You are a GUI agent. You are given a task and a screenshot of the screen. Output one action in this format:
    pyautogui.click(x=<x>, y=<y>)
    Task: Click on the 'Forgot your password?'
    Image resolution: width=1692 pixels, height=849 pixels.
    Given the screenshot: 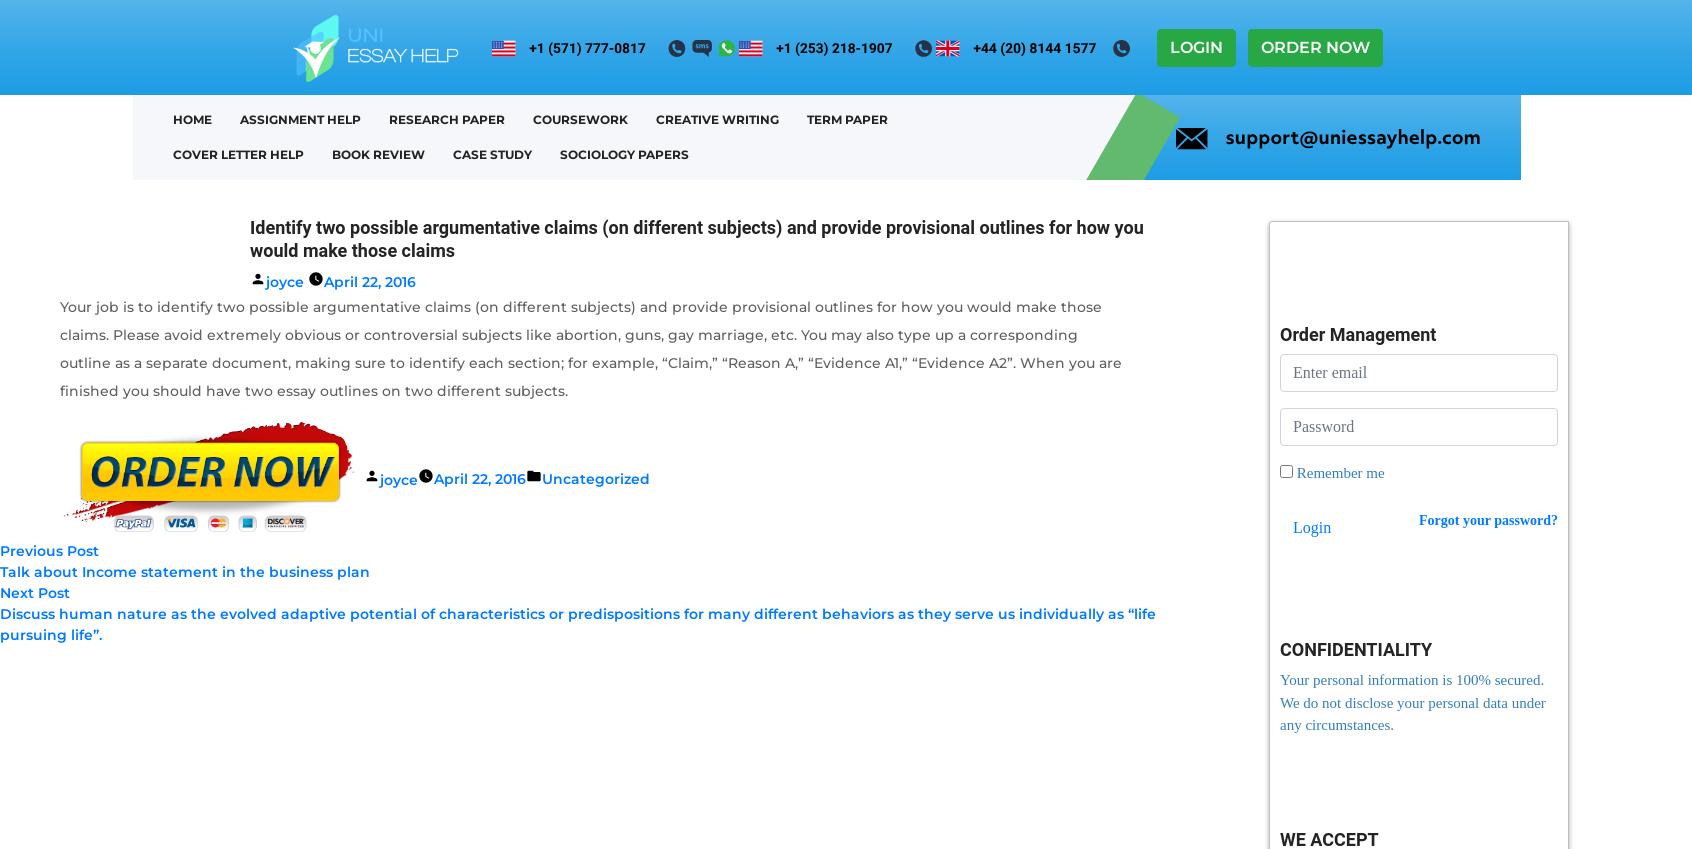 What is the action you would take?
    pyautogui.click(x=1488, y=518)
    